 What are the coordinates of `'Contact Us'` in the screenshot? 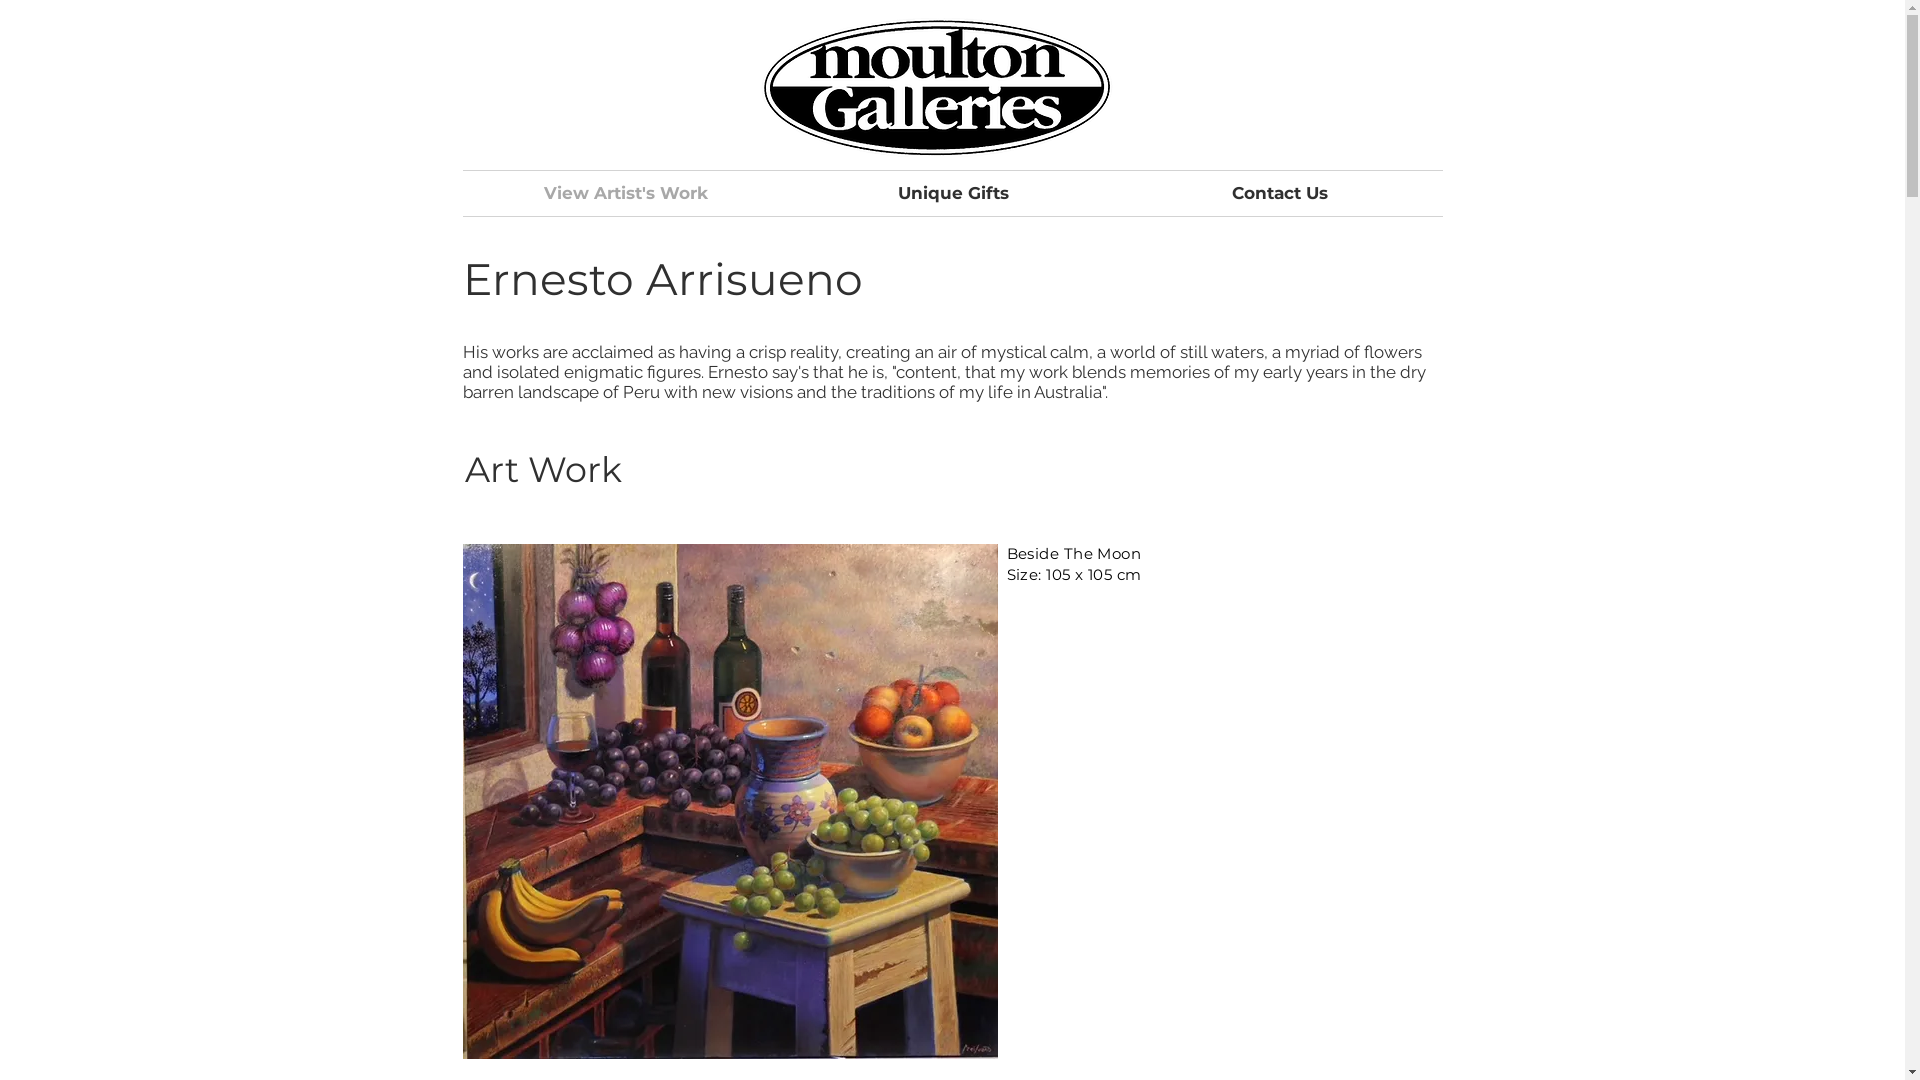 It's located at (1277, 193).